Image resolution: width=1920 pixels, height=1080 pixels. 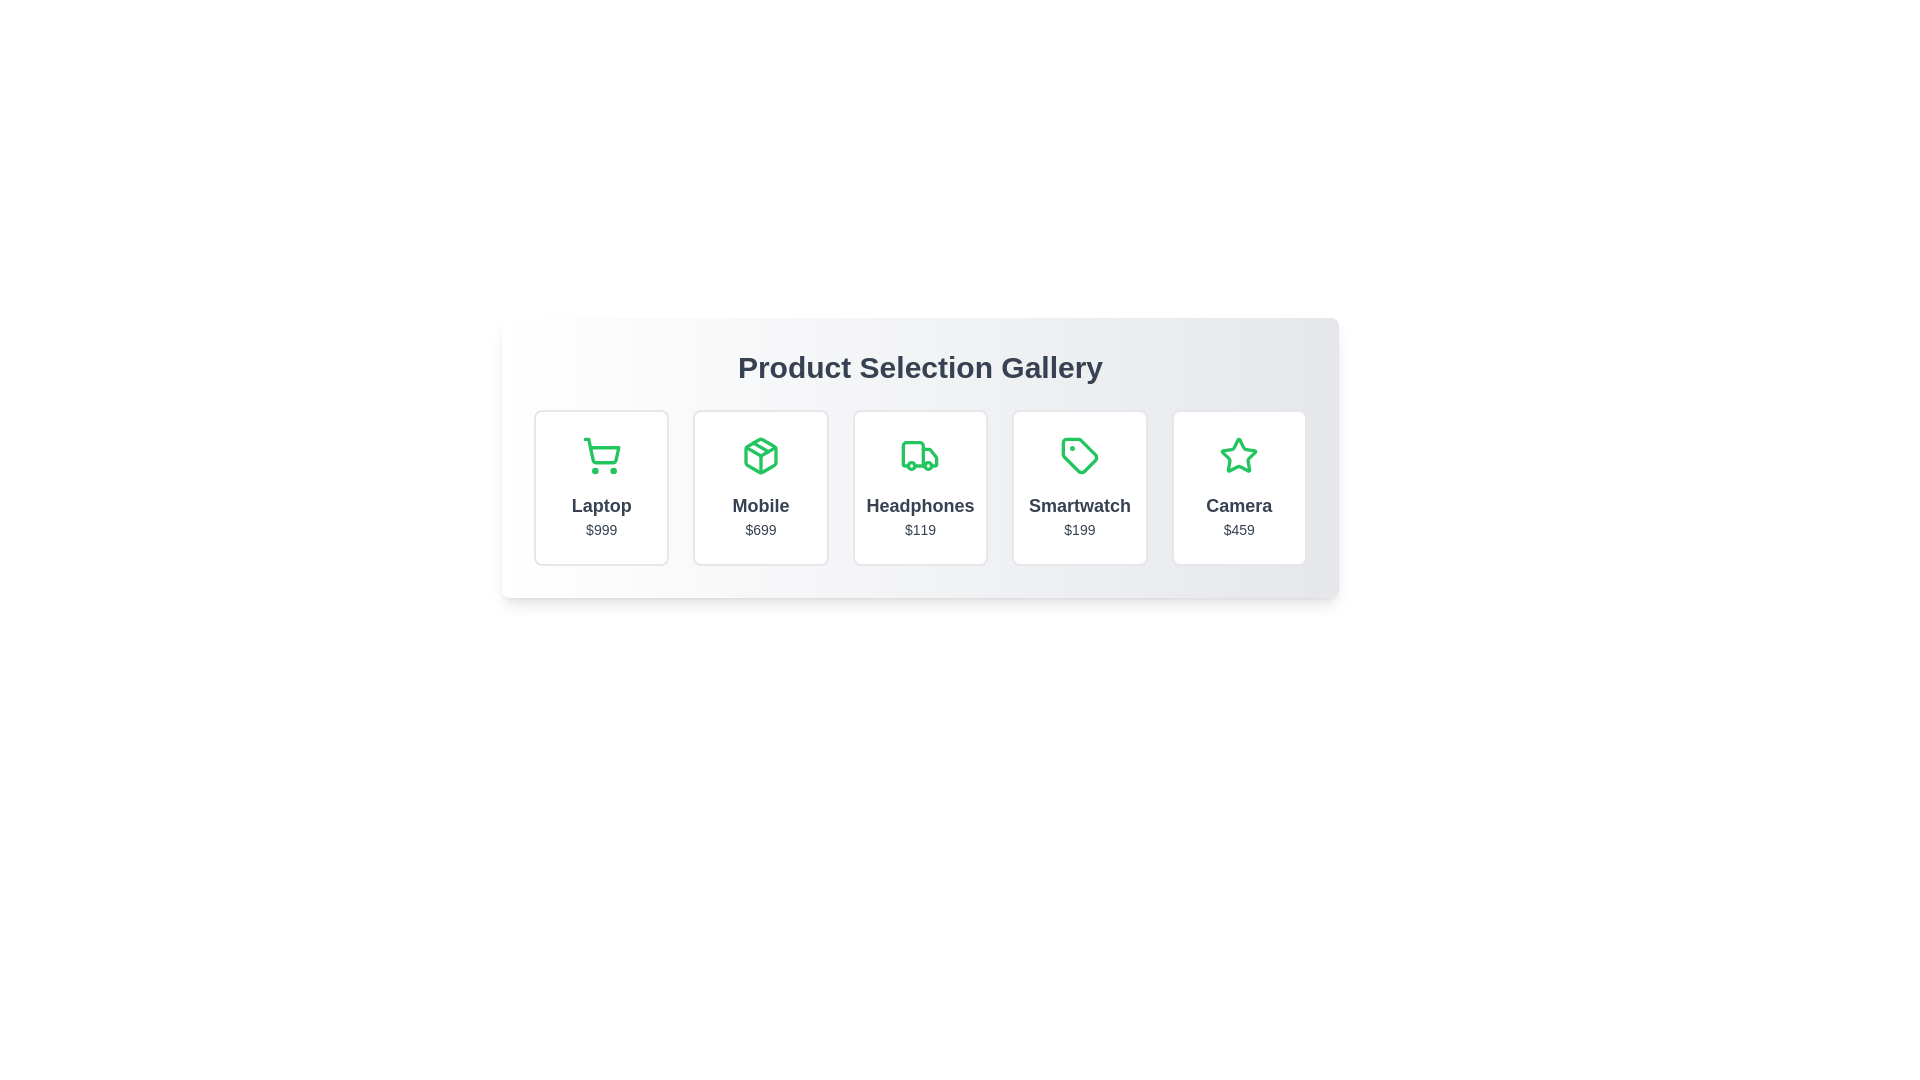 What do you see at coordinates (1238, 528) in the screenshot?
I see `the static text displaying the price of the 'Camera' product, located at the bottom center of the 'Camera' card` at bounding box center [1238, 528].